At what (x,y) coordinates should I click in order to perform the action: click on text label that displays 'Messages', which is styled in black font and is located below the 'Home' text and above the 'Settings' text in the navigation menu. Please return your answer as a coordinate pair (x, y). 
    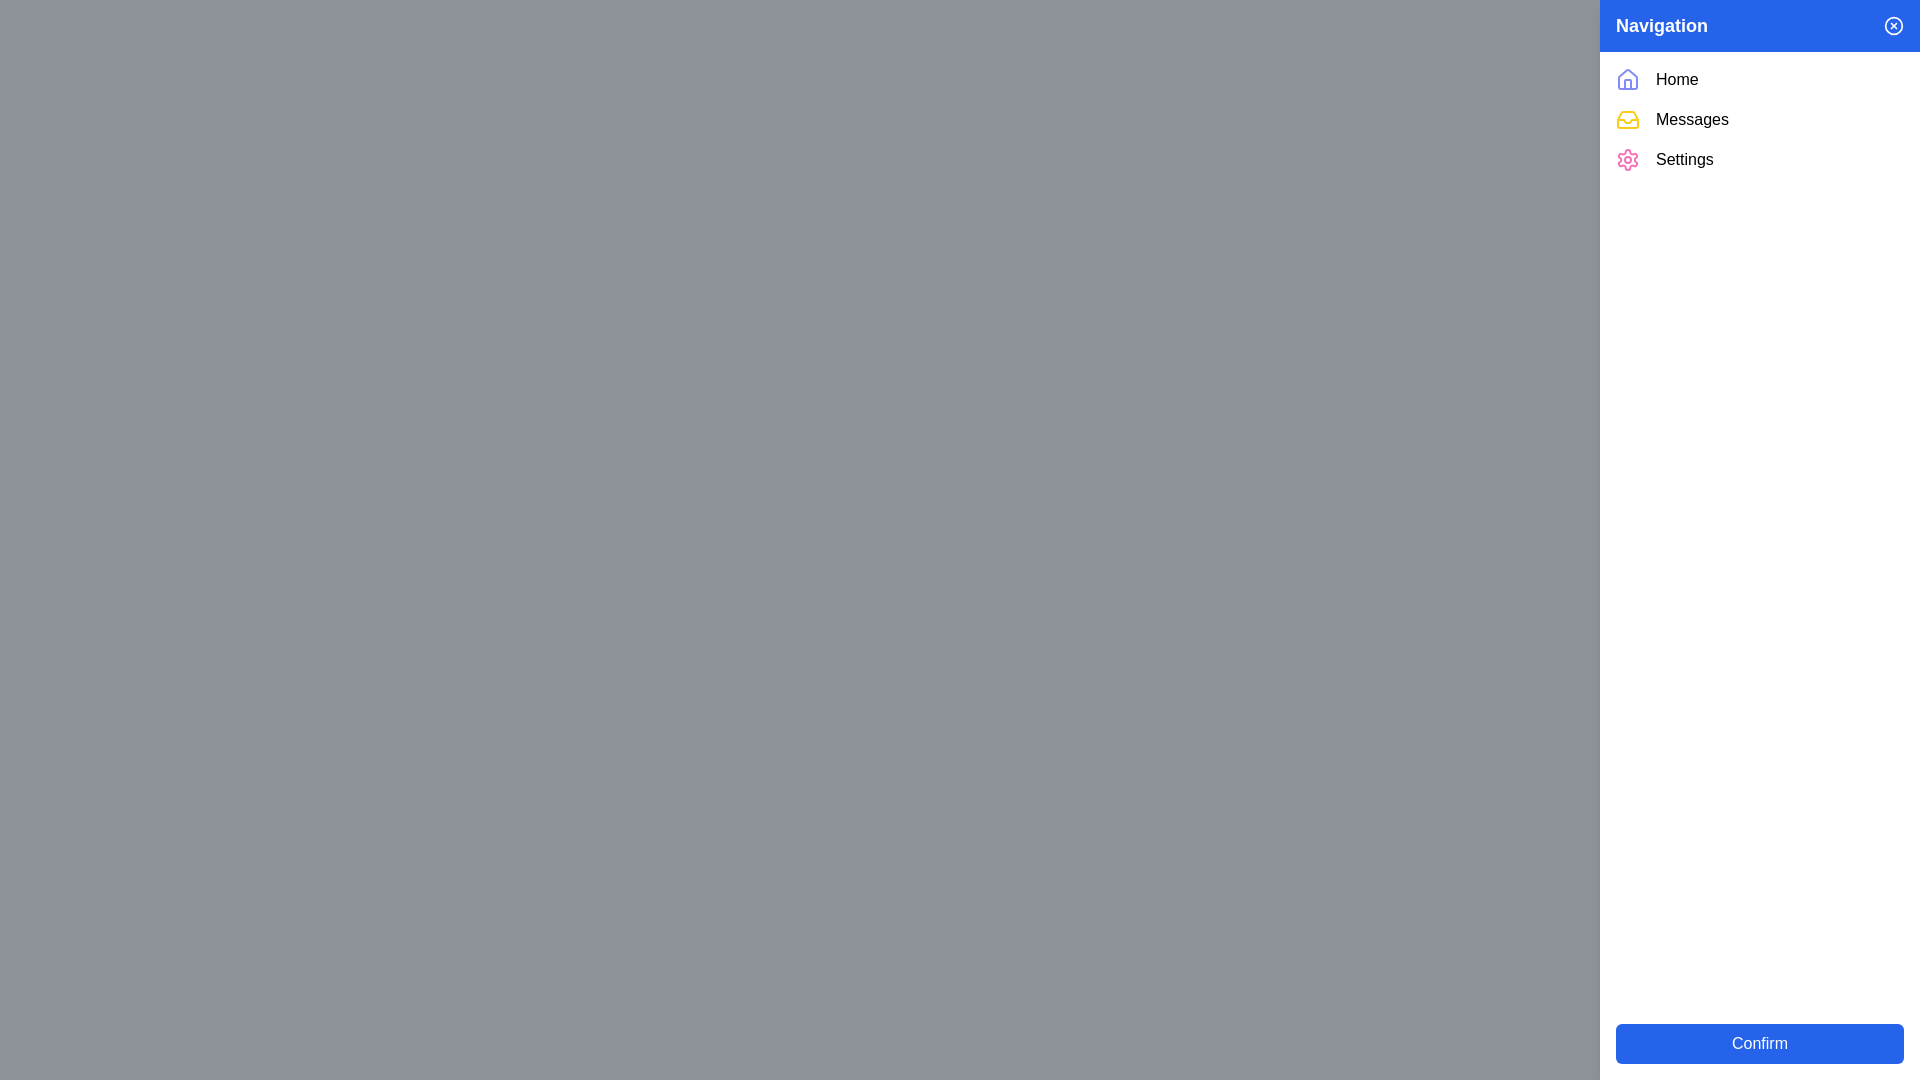
    Looking at the image, I should click on (1691, 119).